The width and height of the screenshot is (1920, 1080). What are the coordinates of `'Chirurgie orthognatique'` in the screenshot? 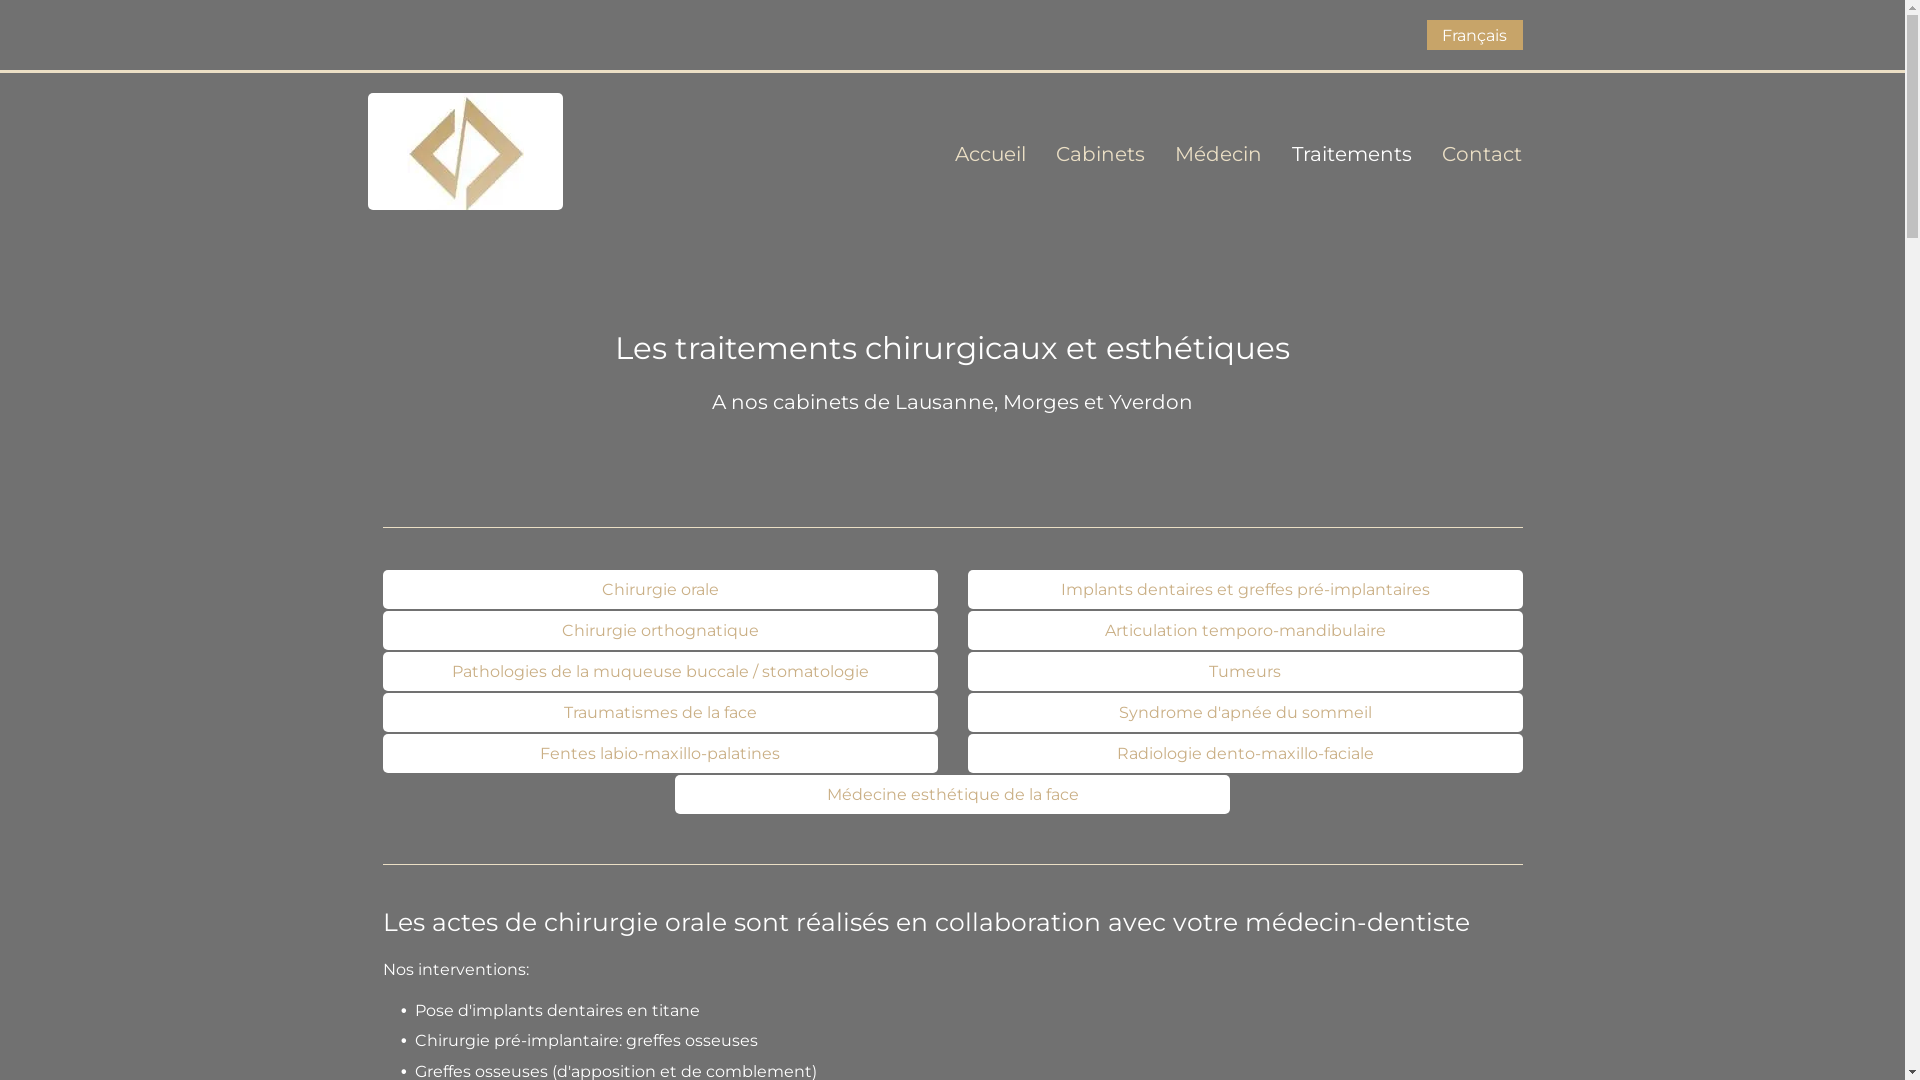 It's located at (659, 630).